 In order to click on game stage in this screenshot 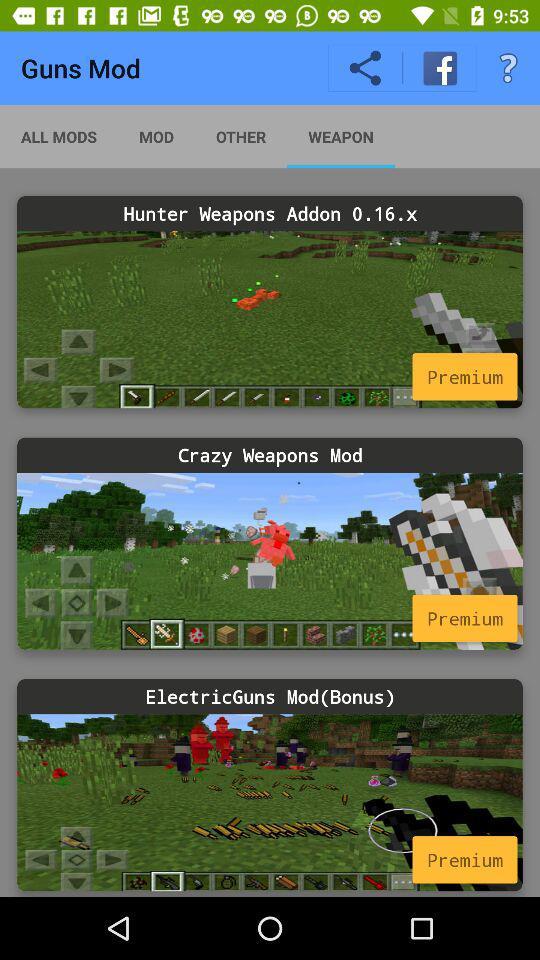, I will do `click(270, 561)`.